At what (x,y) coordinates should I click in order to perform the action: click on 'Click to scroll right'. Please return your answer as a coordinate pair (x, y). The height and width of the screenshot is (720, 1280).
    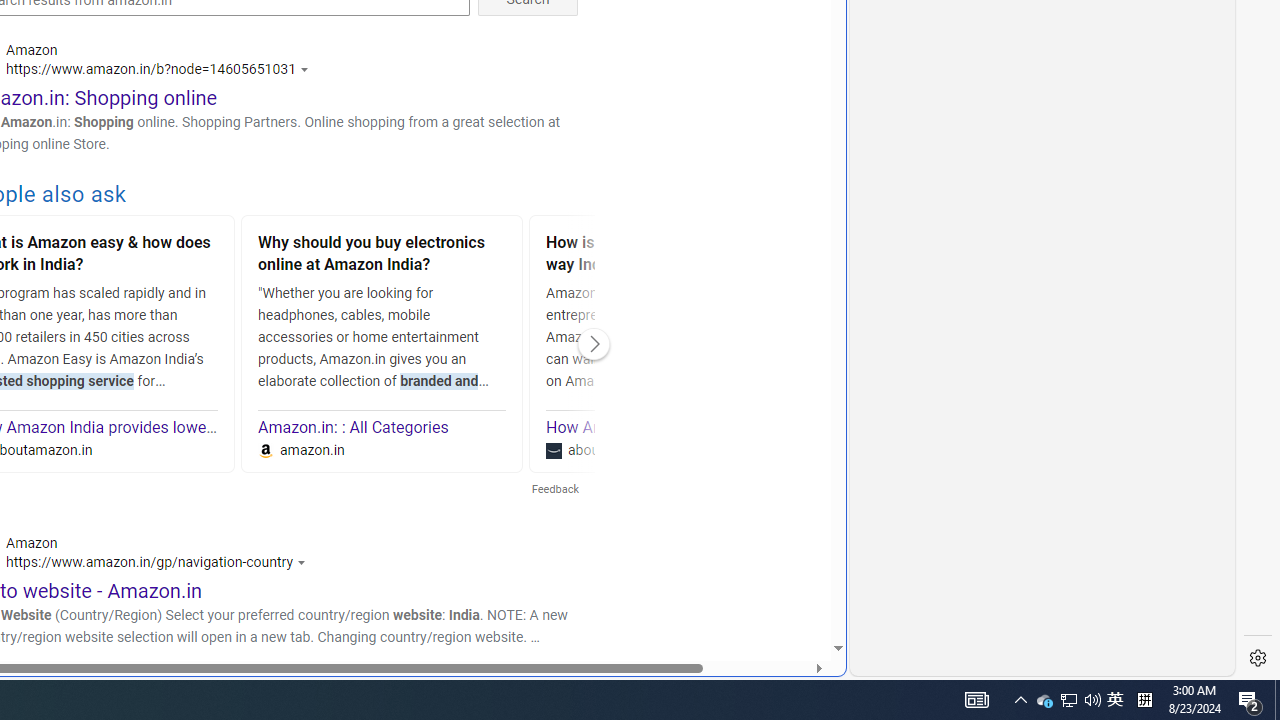
    Looking at the image, I should click on (593, 343).